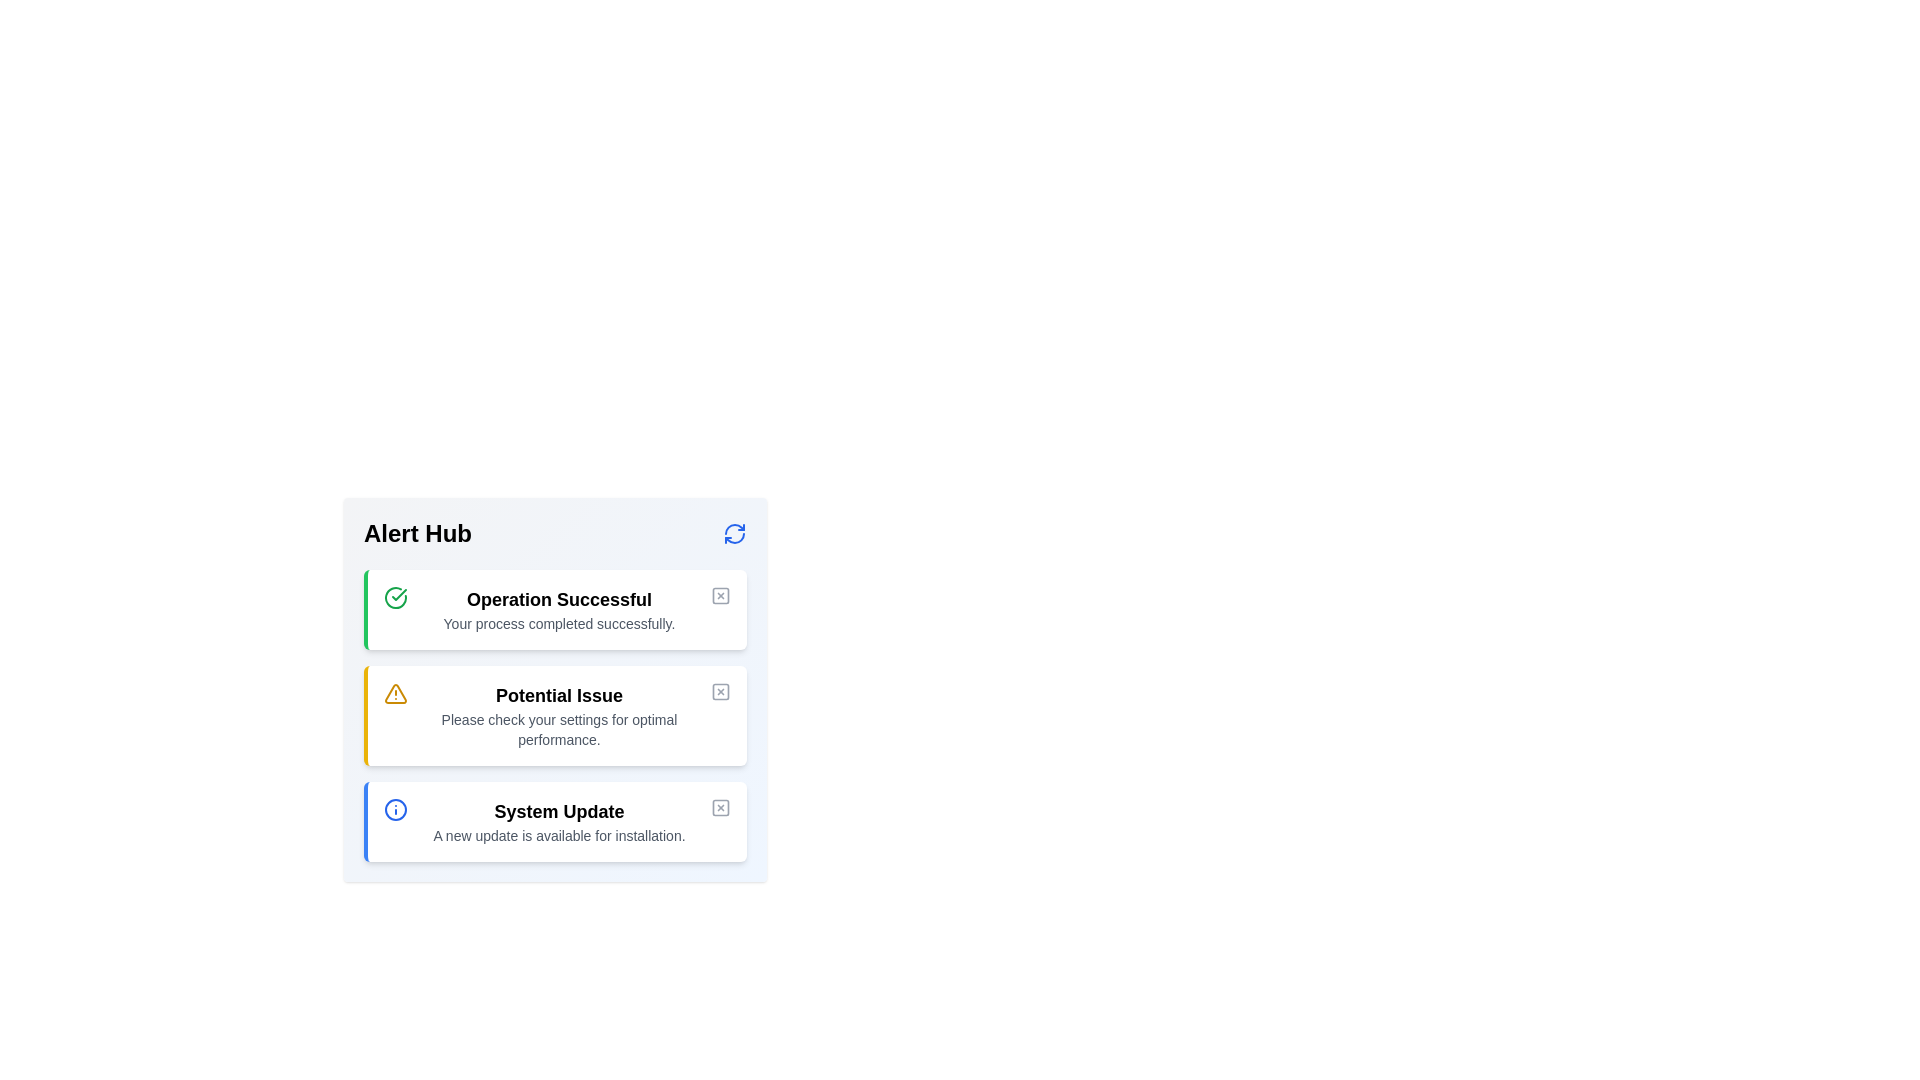  Describe the element at coordinates (559, 599) in the screenshot. I see `the text label indicating that an operation has been successfully completed, positioned at the top of the first notification card` at that location.